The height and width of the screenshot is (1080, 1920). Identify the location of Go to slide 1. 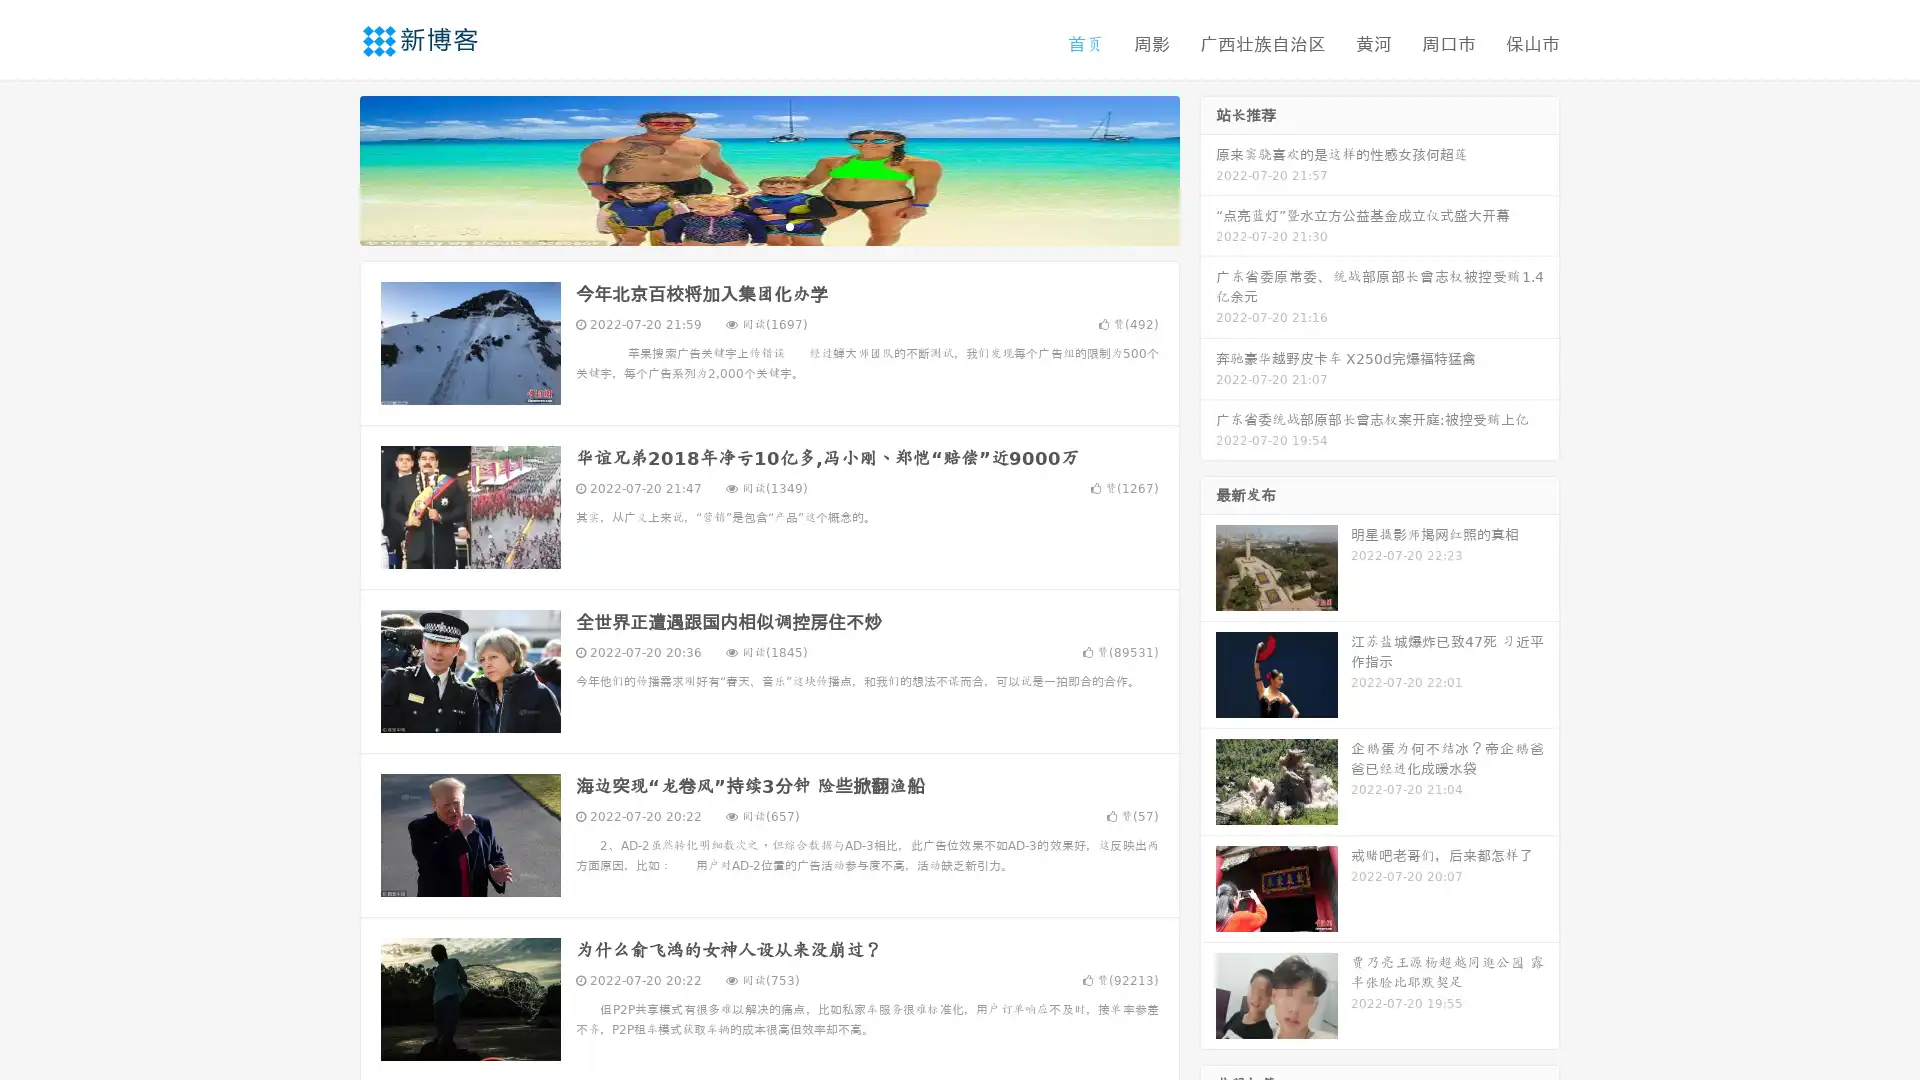
(748, 225).